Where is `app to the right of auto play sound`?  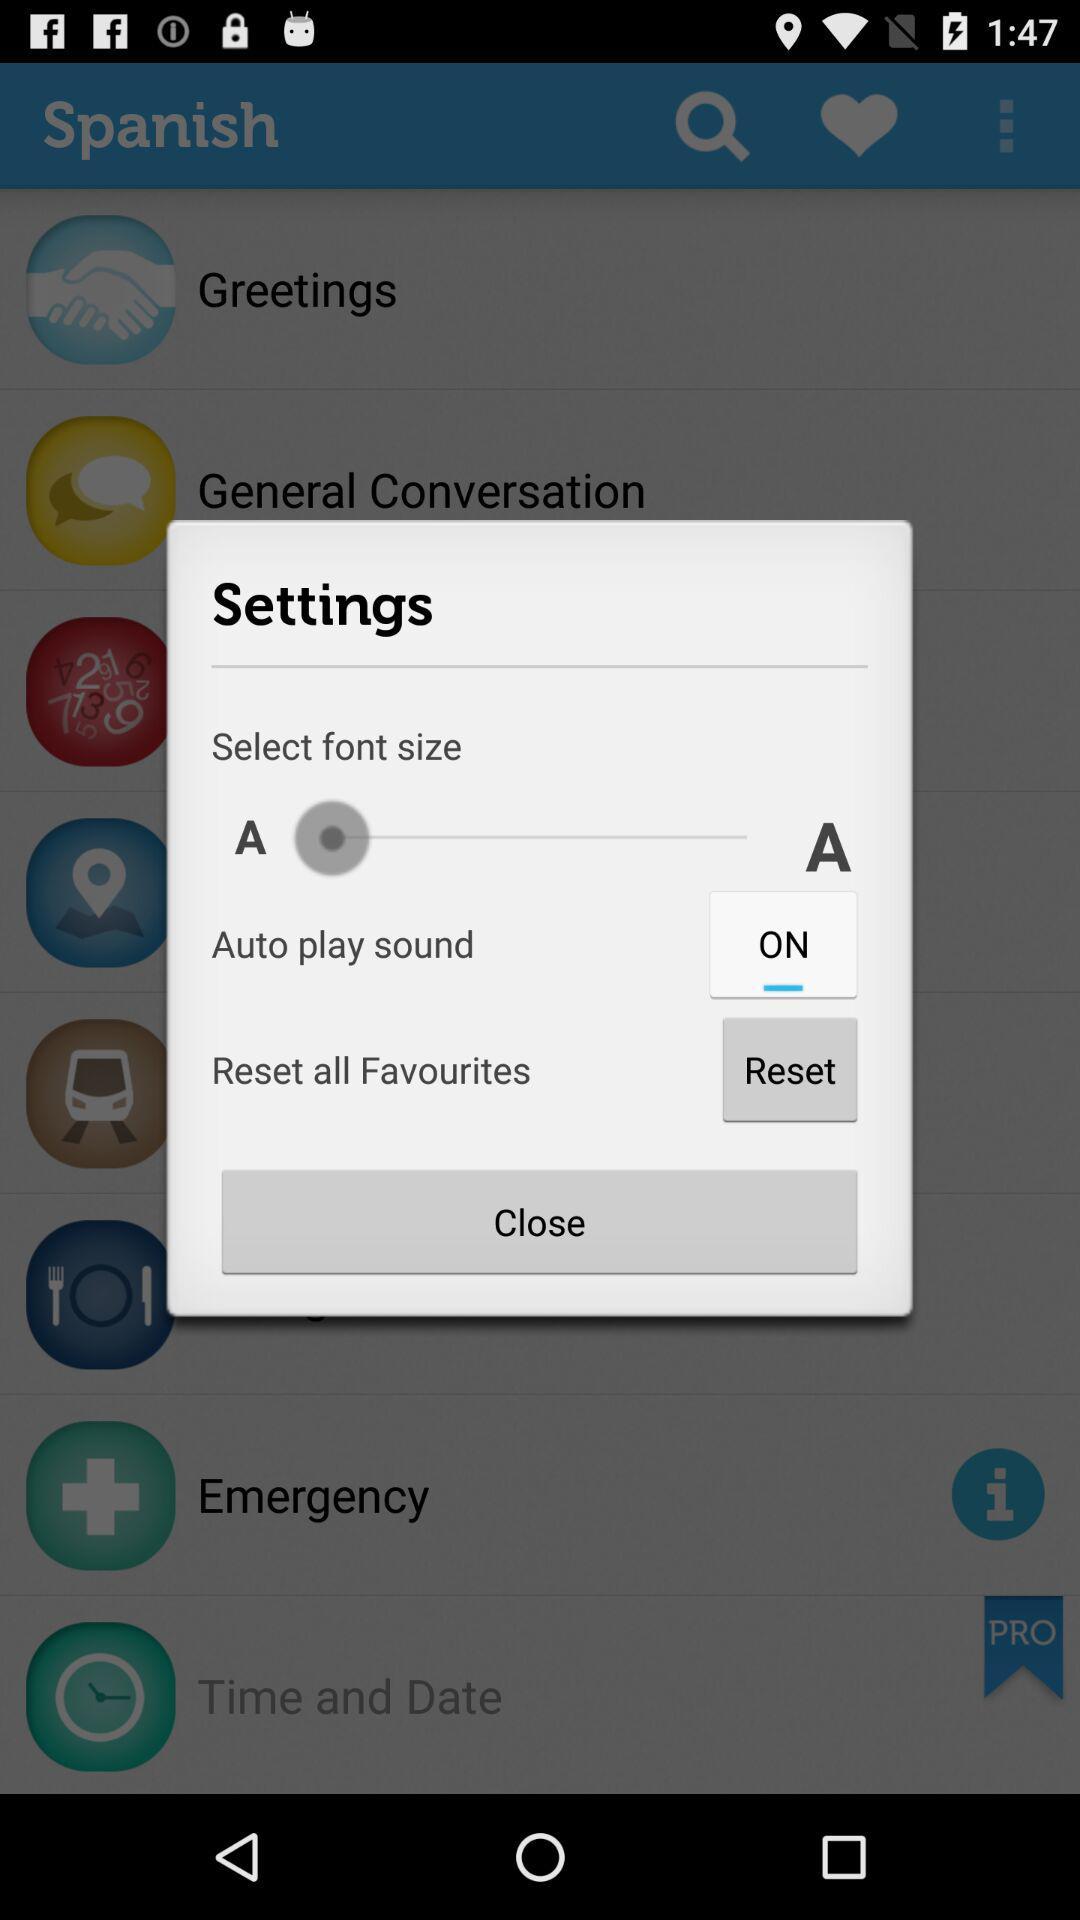
app to the right of auto play sound is located at coordinates (782, 942).